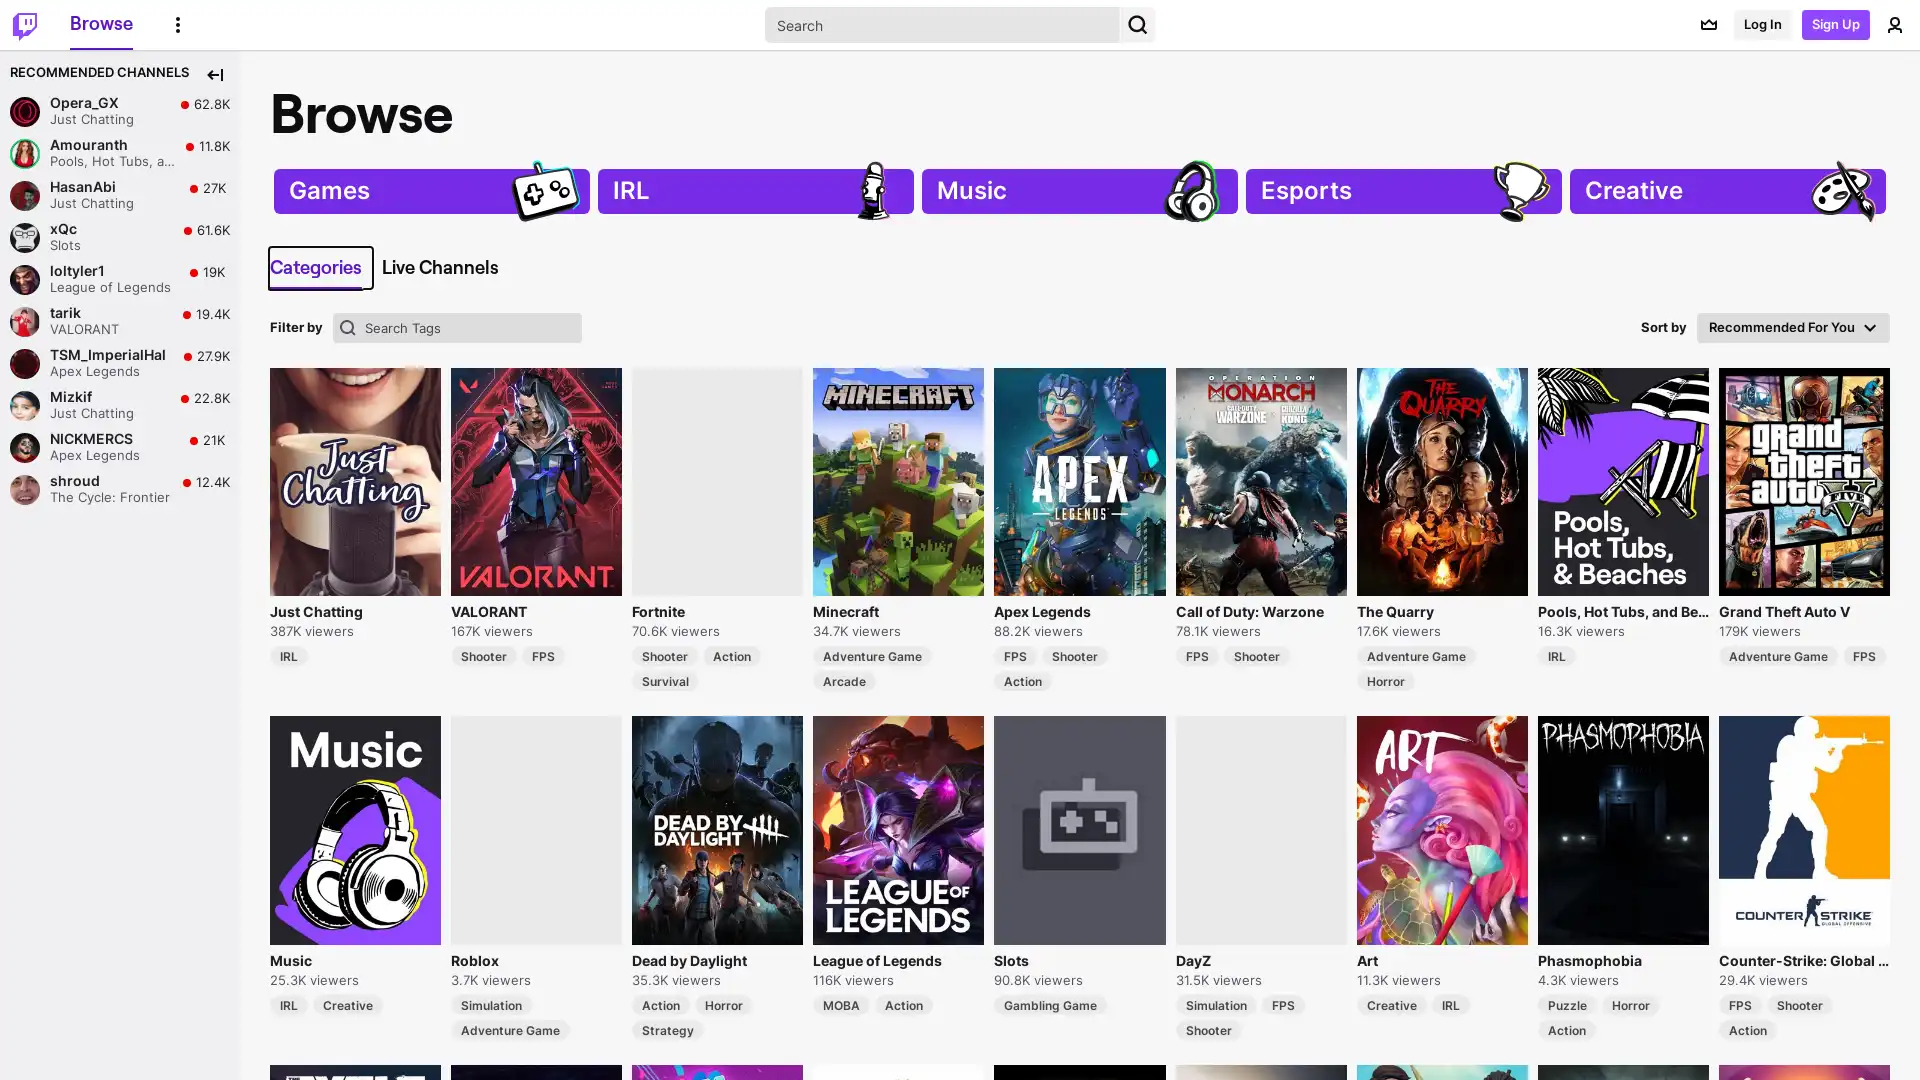  I want to click on Action, so click(730, 655).